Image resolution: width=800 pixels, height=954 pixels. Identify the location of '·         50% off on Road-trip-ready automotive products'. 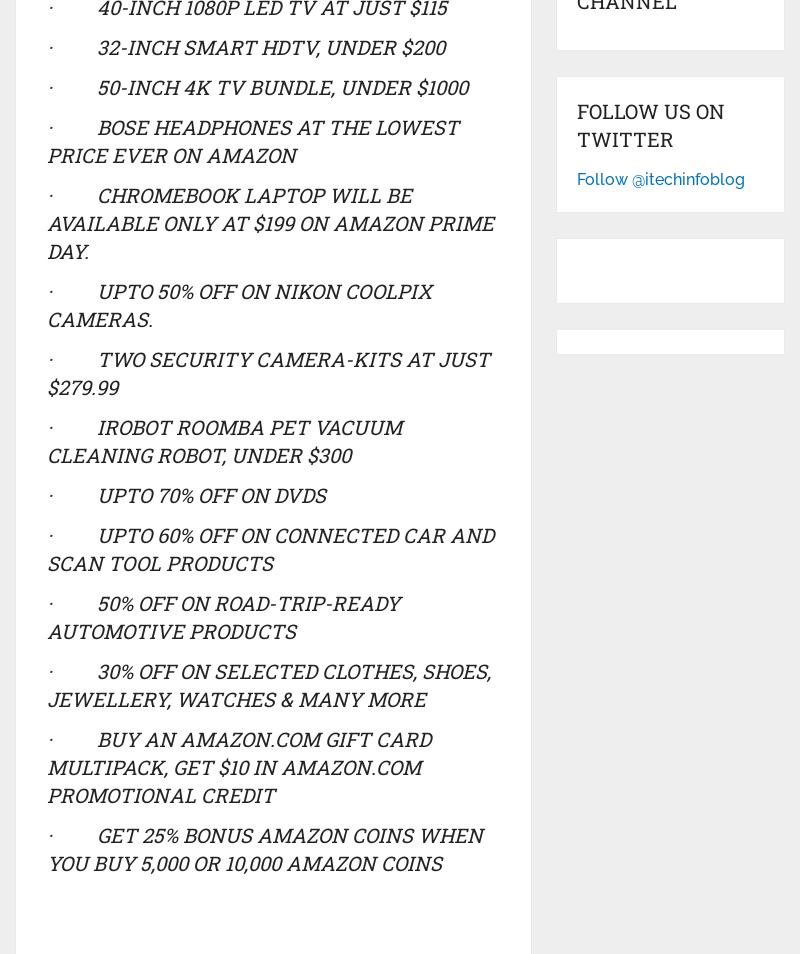
(45, 614).